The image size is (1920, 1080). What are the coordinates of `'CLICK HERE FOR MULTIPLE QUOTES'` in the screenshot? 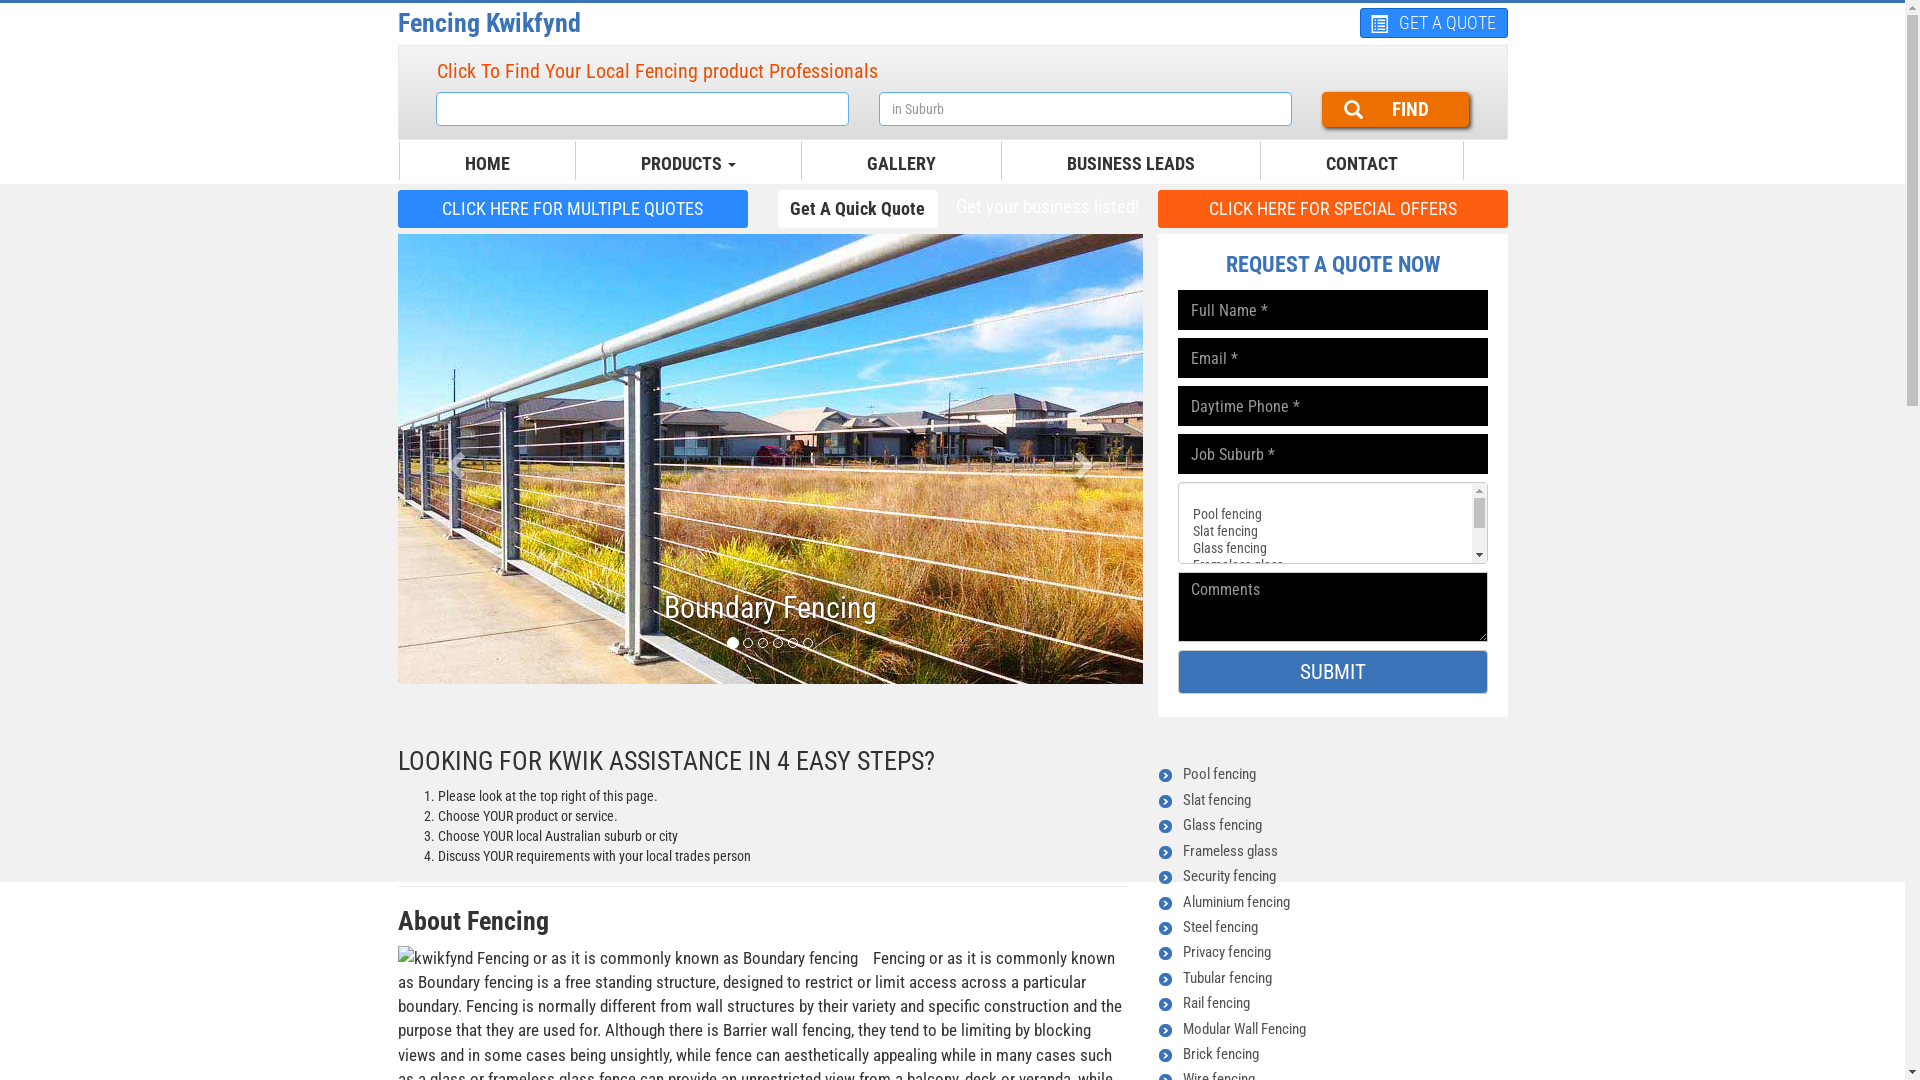 It's located at (571, 208).